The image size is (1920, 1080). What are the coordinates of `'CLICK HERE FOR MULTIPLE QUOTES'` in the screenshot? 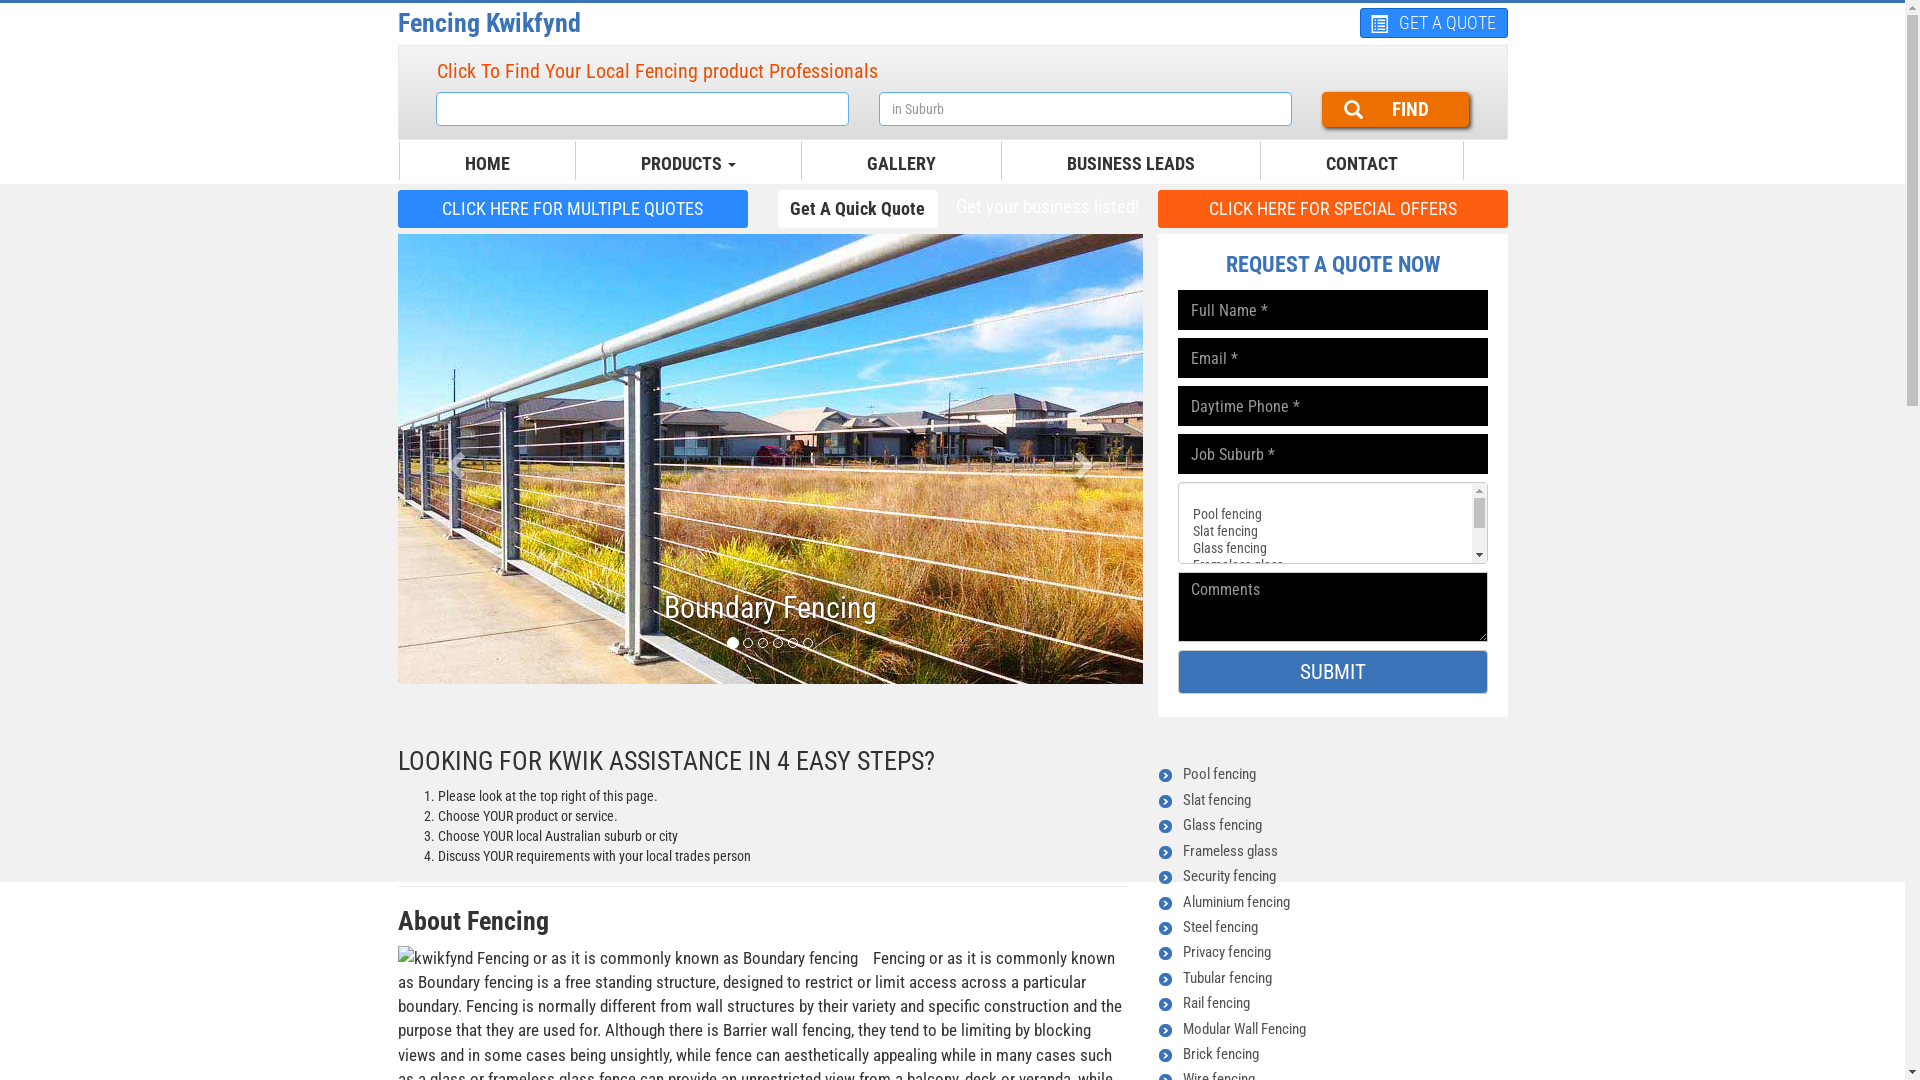 It's located at (571, 208).